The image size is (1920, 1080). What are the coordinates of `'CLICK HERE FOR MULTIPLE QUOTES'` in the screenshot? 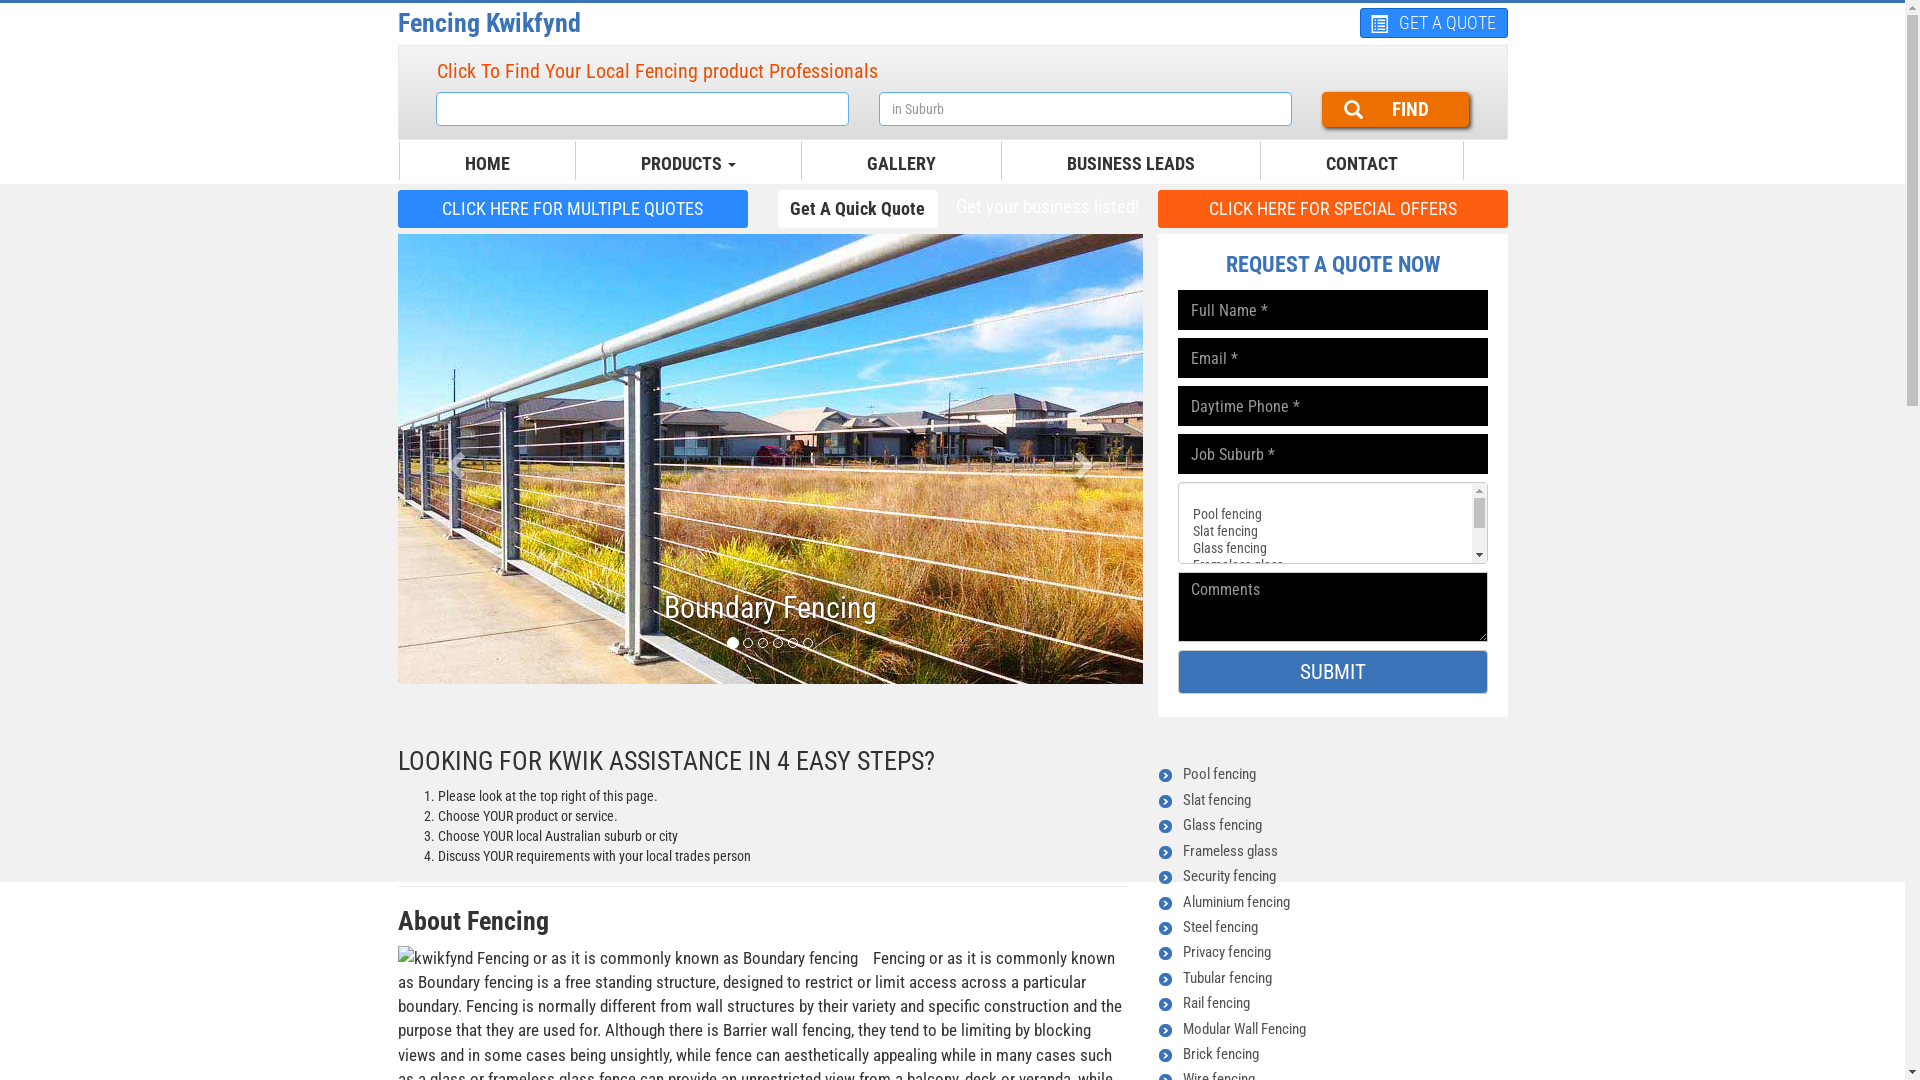 It's located at (571, 208).